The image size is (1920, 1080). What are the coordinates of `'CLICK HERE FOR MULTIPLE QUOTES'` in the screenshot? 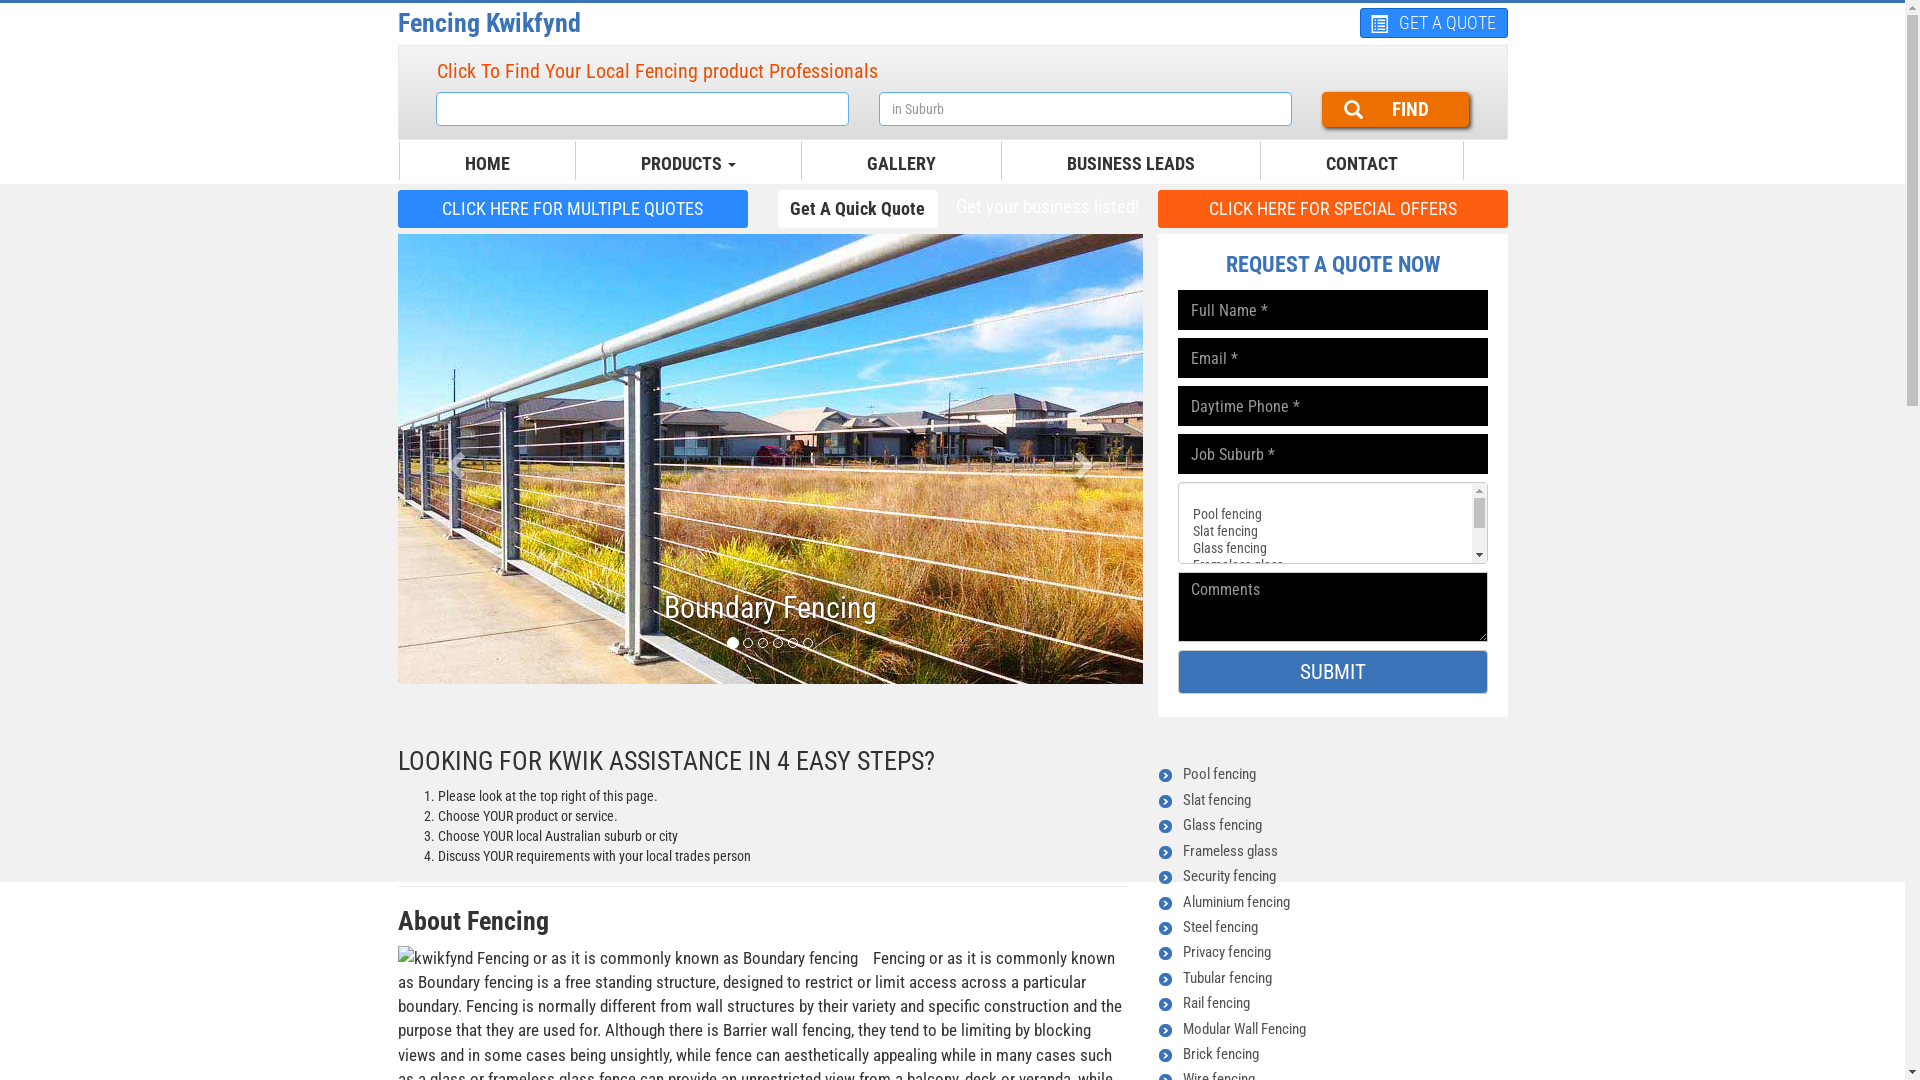 It's located at (571, 208).